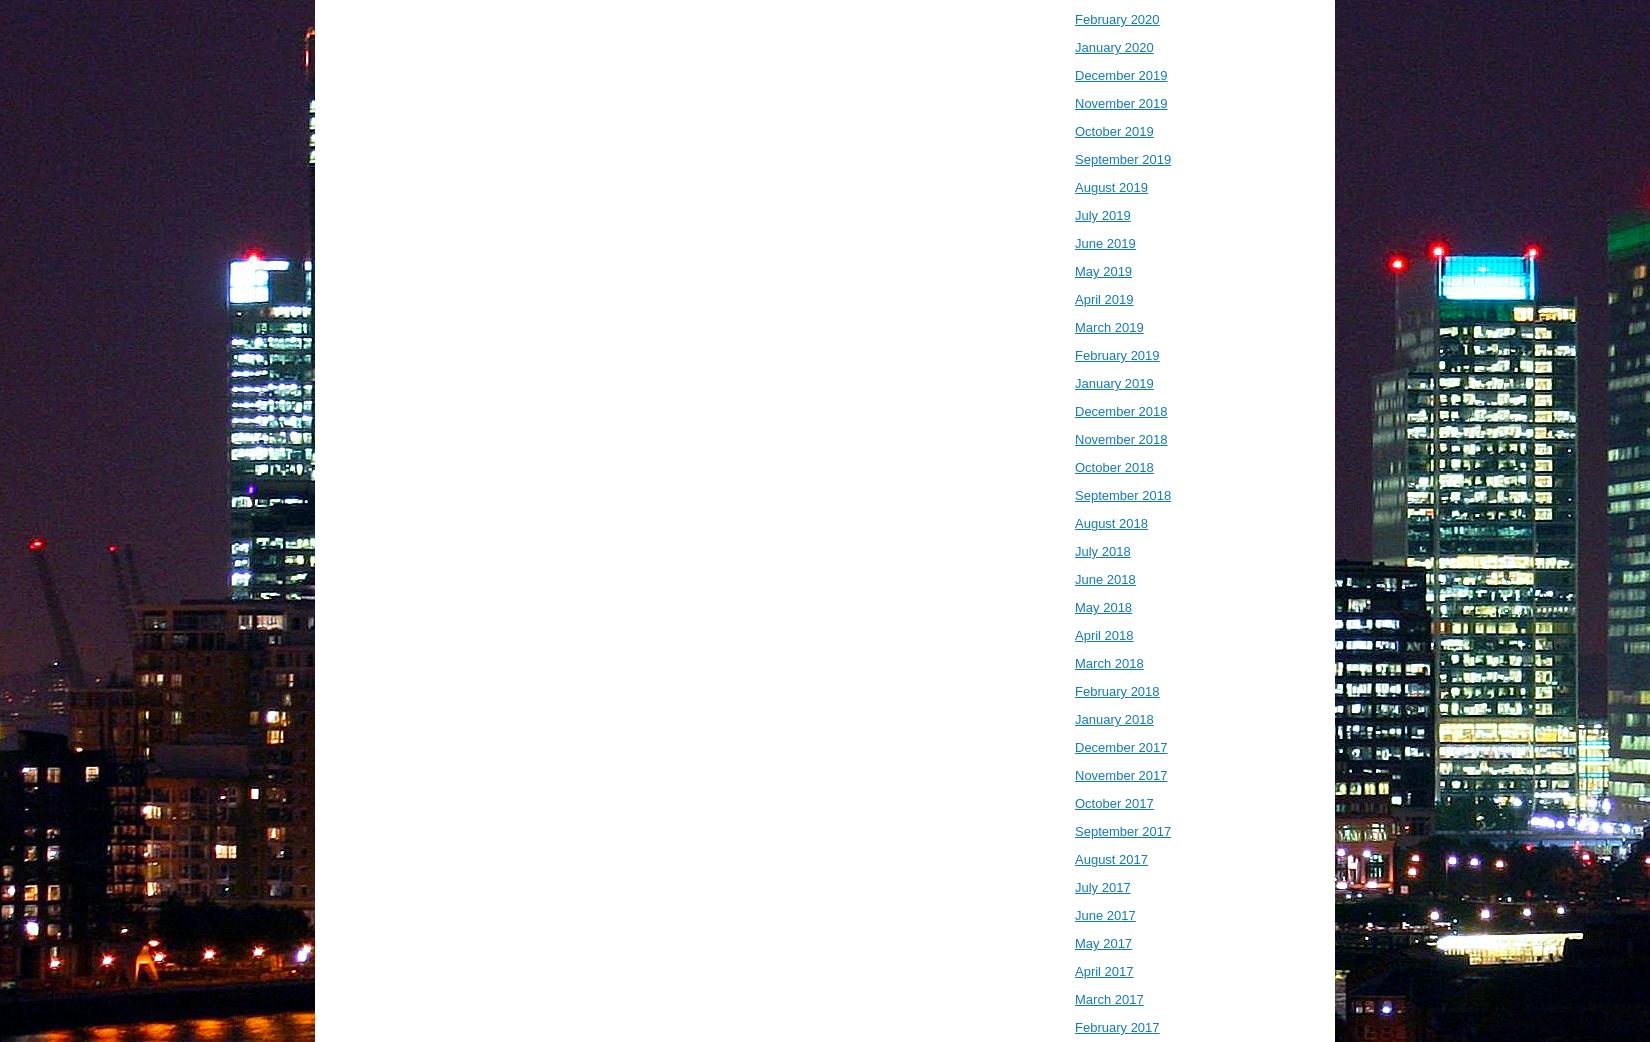 The image size is (1650, 1042). What do you see at coordinates (1104, 299) in the screenshot?
I see `'April 2019'` at bounding box center [1104, 299].